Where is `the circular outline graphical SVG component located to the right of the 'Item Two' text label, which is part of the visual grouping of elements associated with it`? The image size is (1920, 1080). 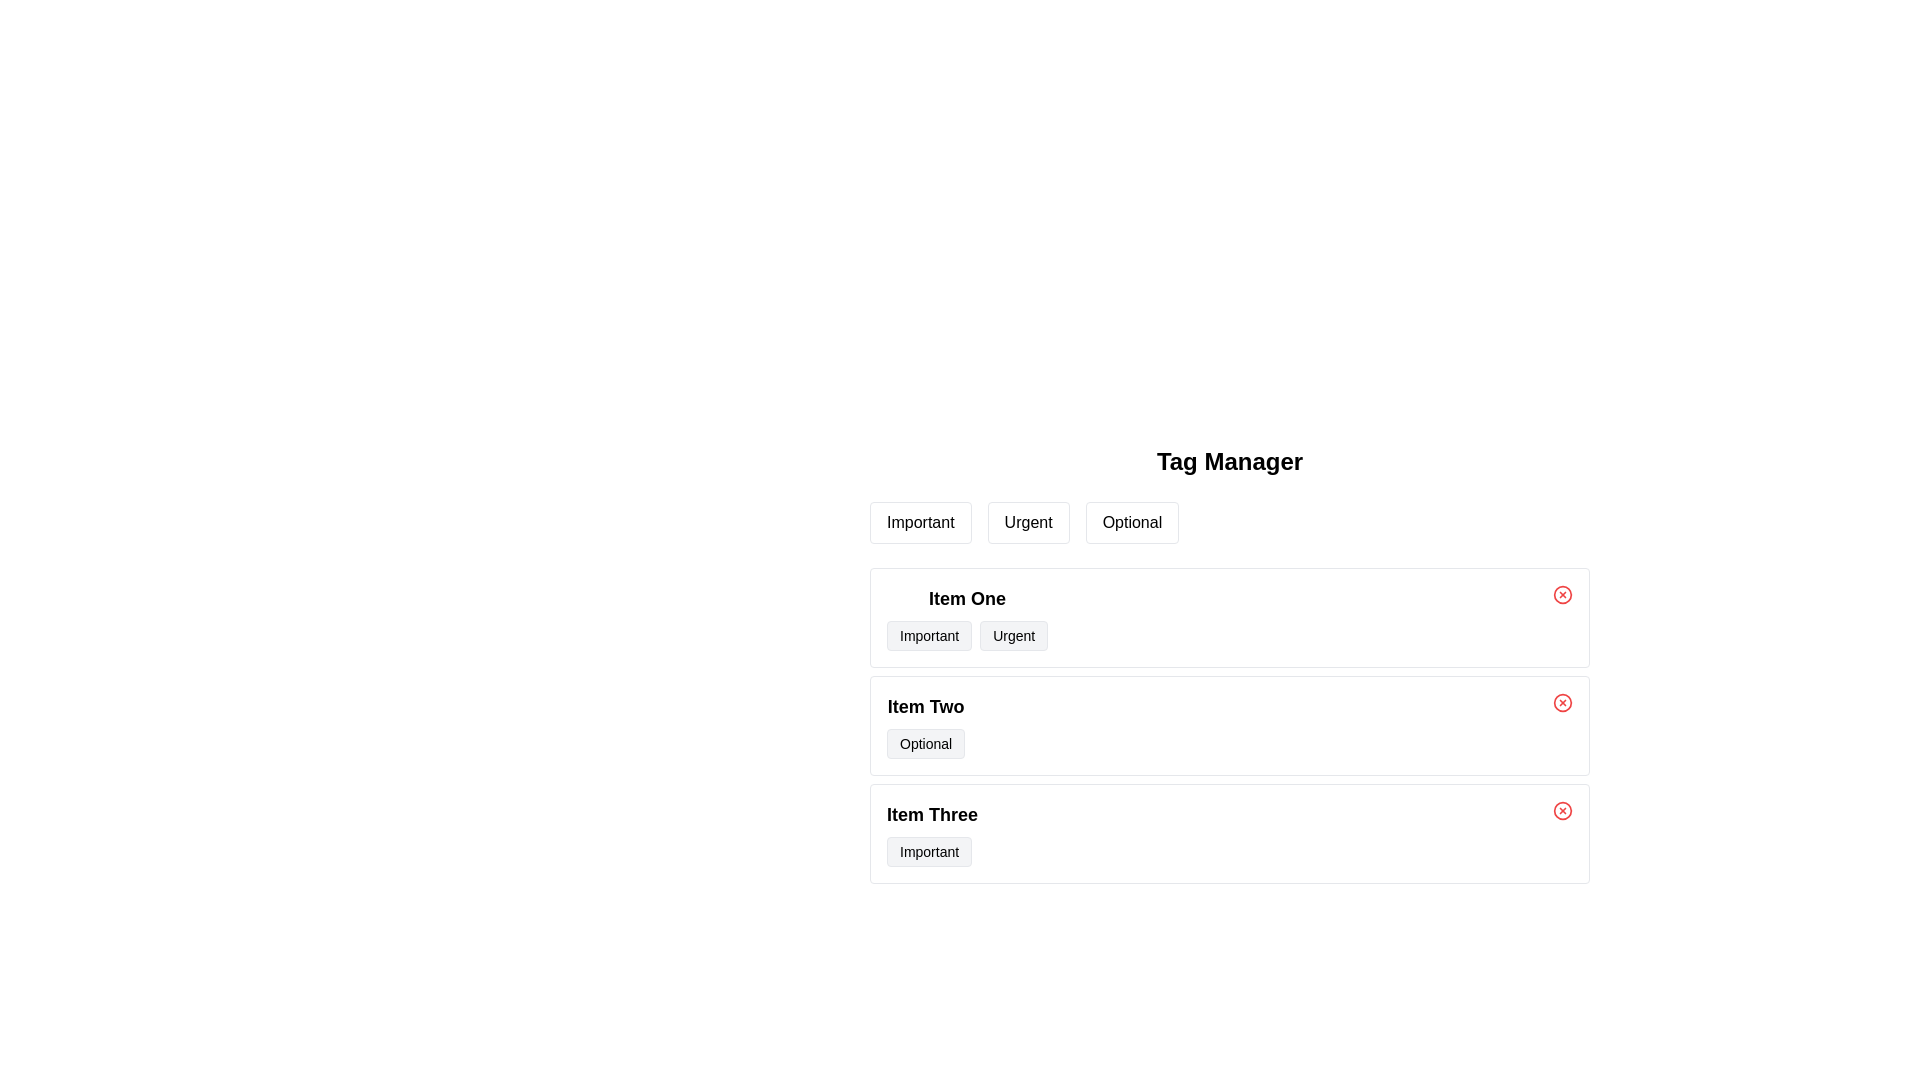 the circular outline graphical SVG component located to the right of the 'Item Two' text label, which is part of the visual grouping of elements associated with it is located at coordinates (1562, 701).